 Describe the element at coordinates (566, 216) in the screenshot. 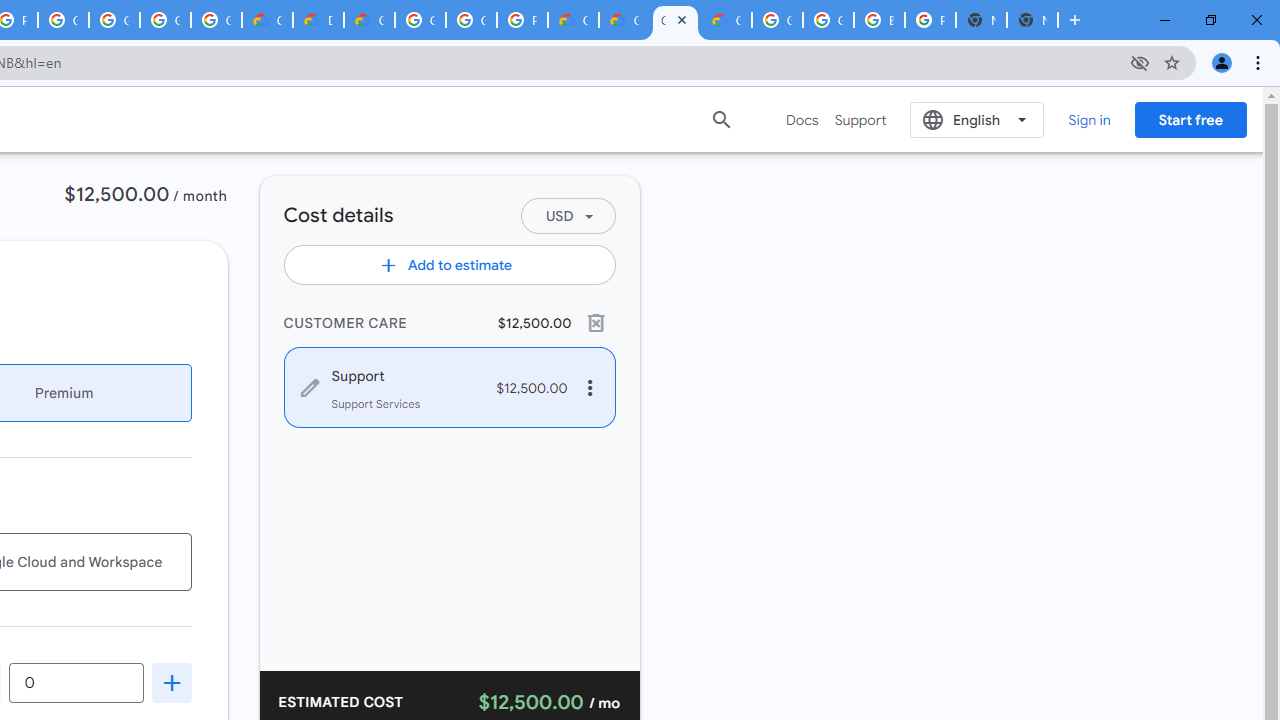

I see `'Open currency selector'` at that location.